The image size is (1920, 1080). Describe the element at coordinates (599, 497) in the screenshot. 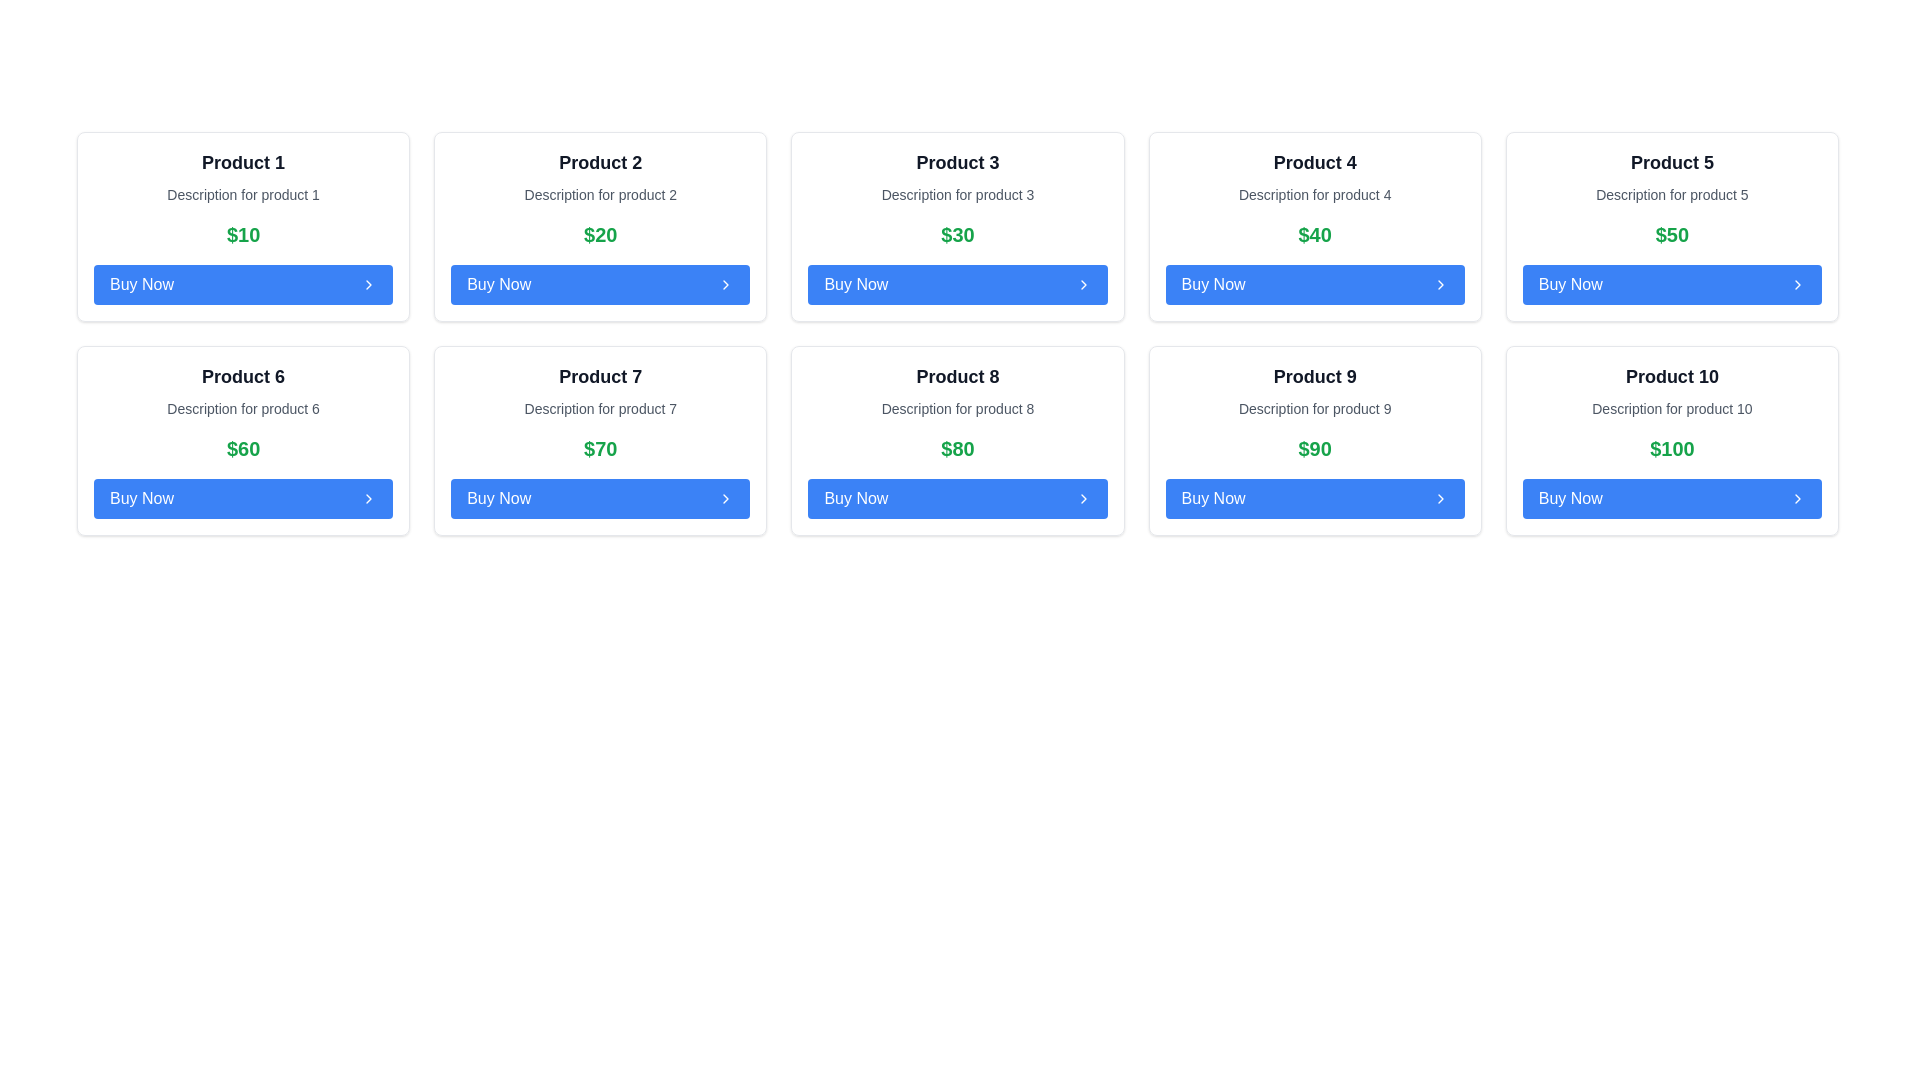

I see `the 'Buy' button located in the card for 'Product 7' in the fourth column of the second row` at that location.